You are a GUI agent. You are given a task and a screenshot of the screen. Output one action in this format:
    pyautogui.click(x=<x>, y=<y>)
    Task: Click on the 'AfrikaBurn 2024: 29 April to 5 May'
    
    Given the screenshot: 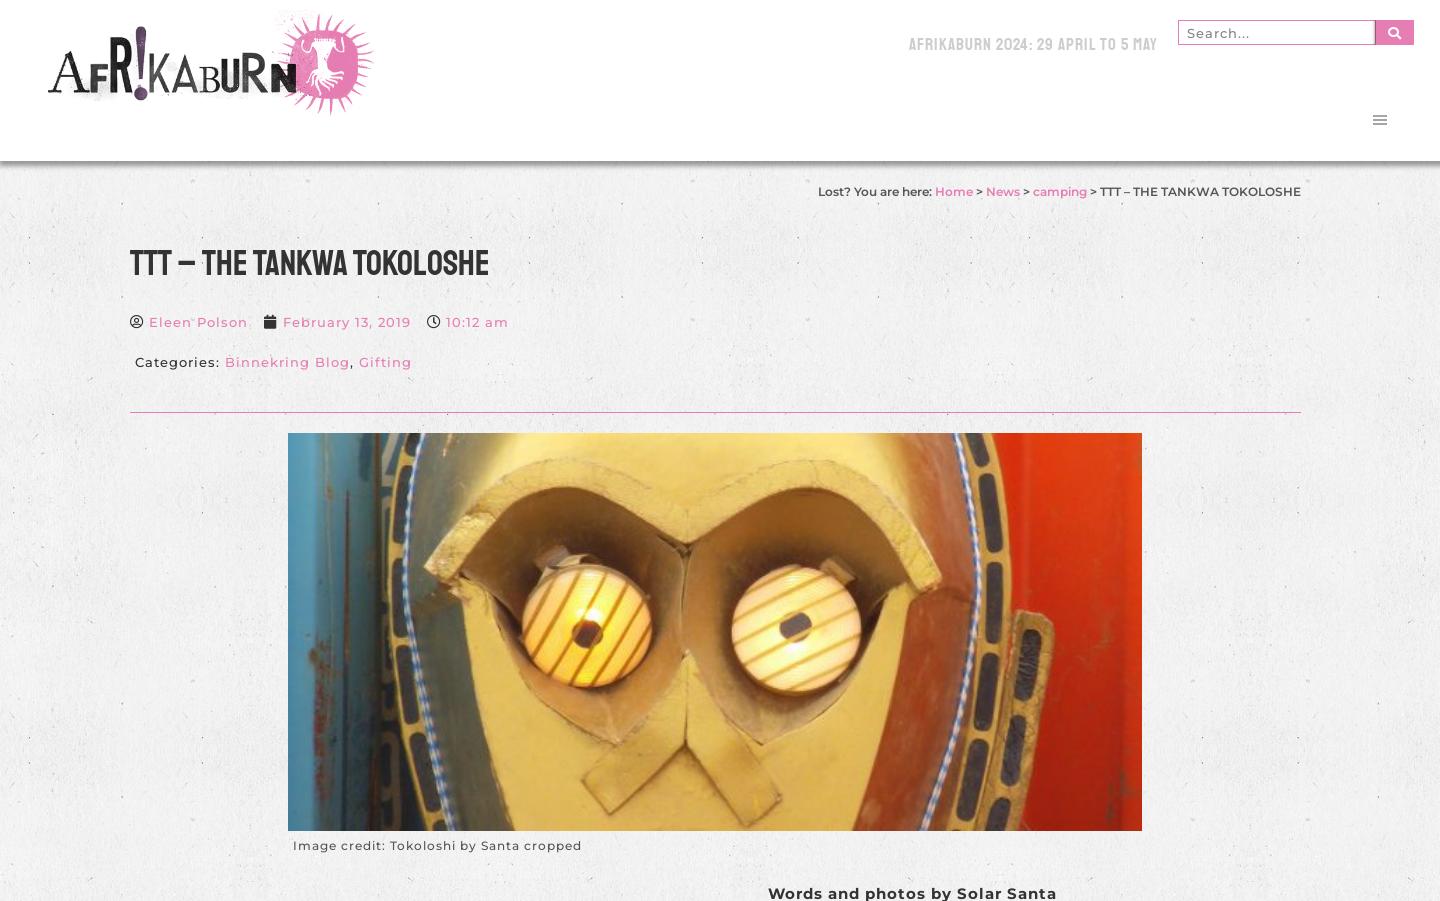 What is the action you would take?
    pyautogui.click(x=908, y=43)
    